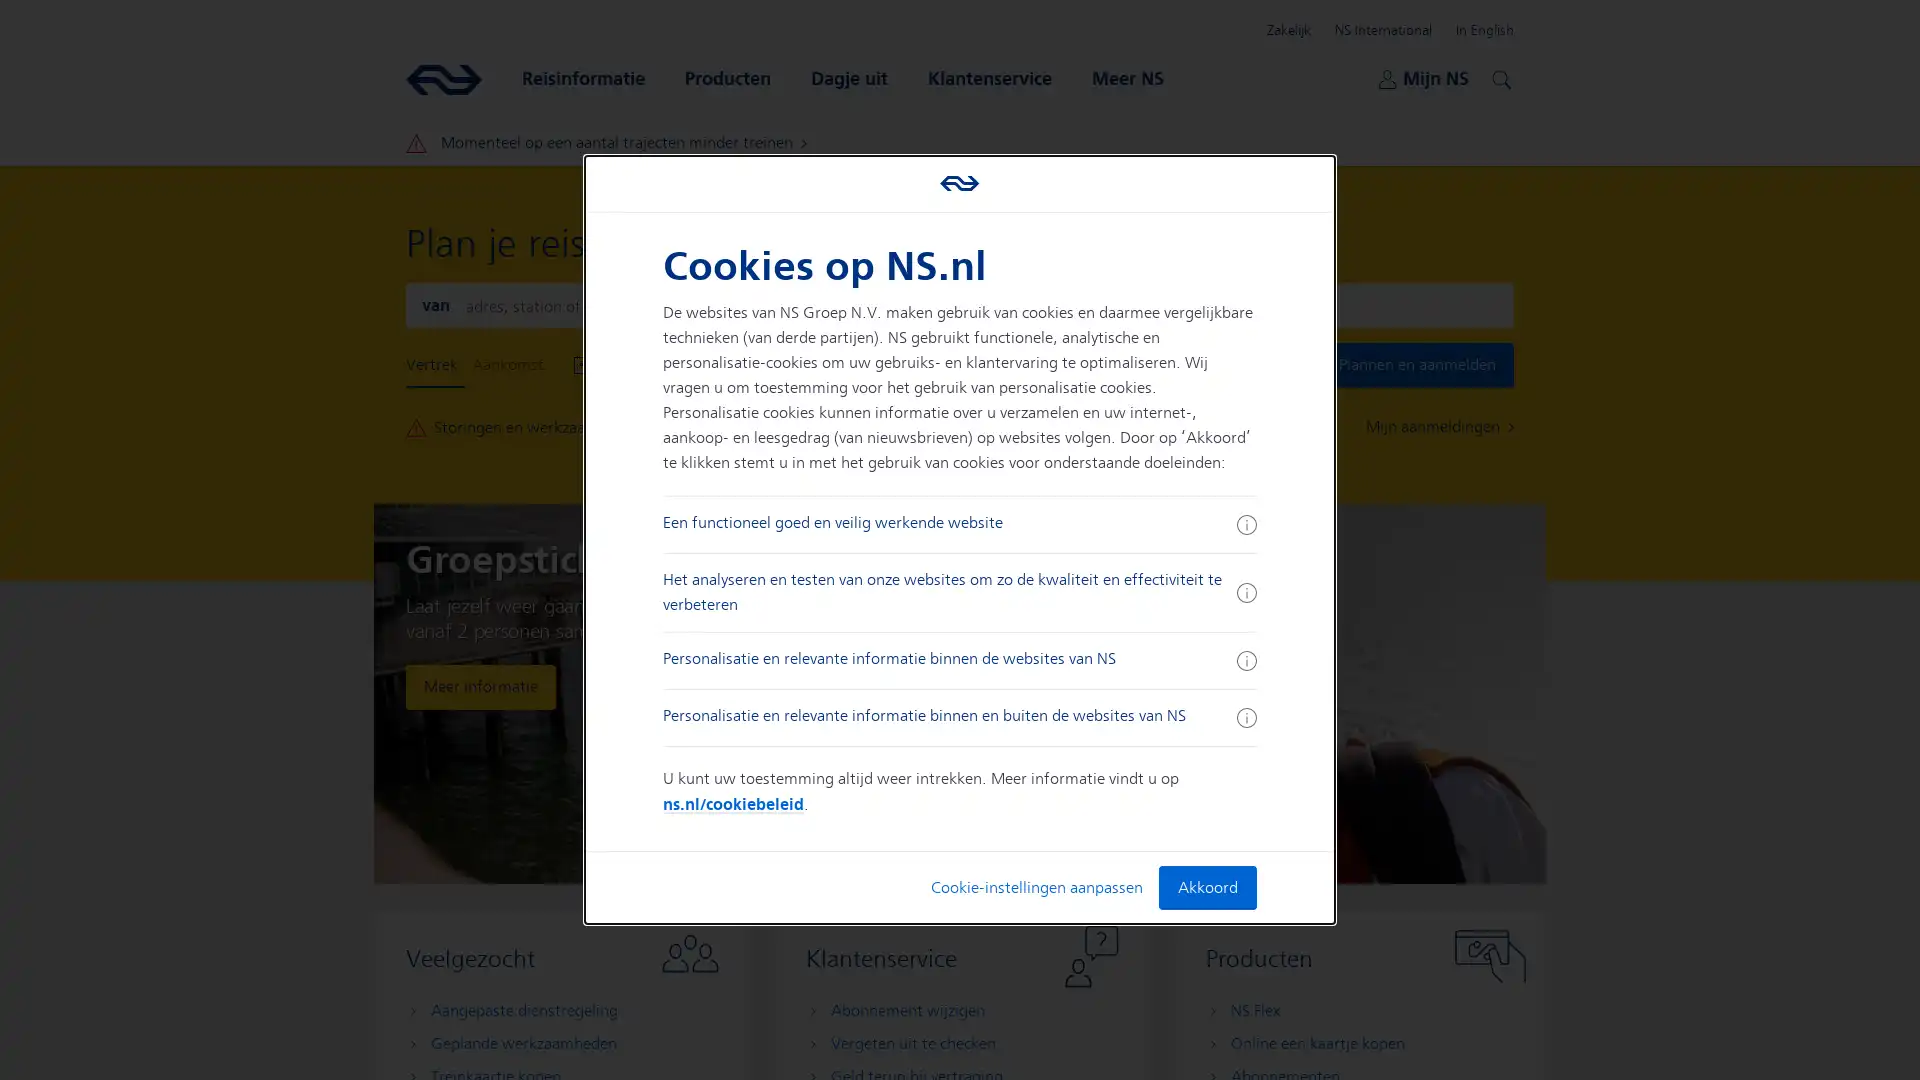  Describe the element at coordinates (1422, 77) in the screenshot. I see `Mijn NS Open submenu` at that location.